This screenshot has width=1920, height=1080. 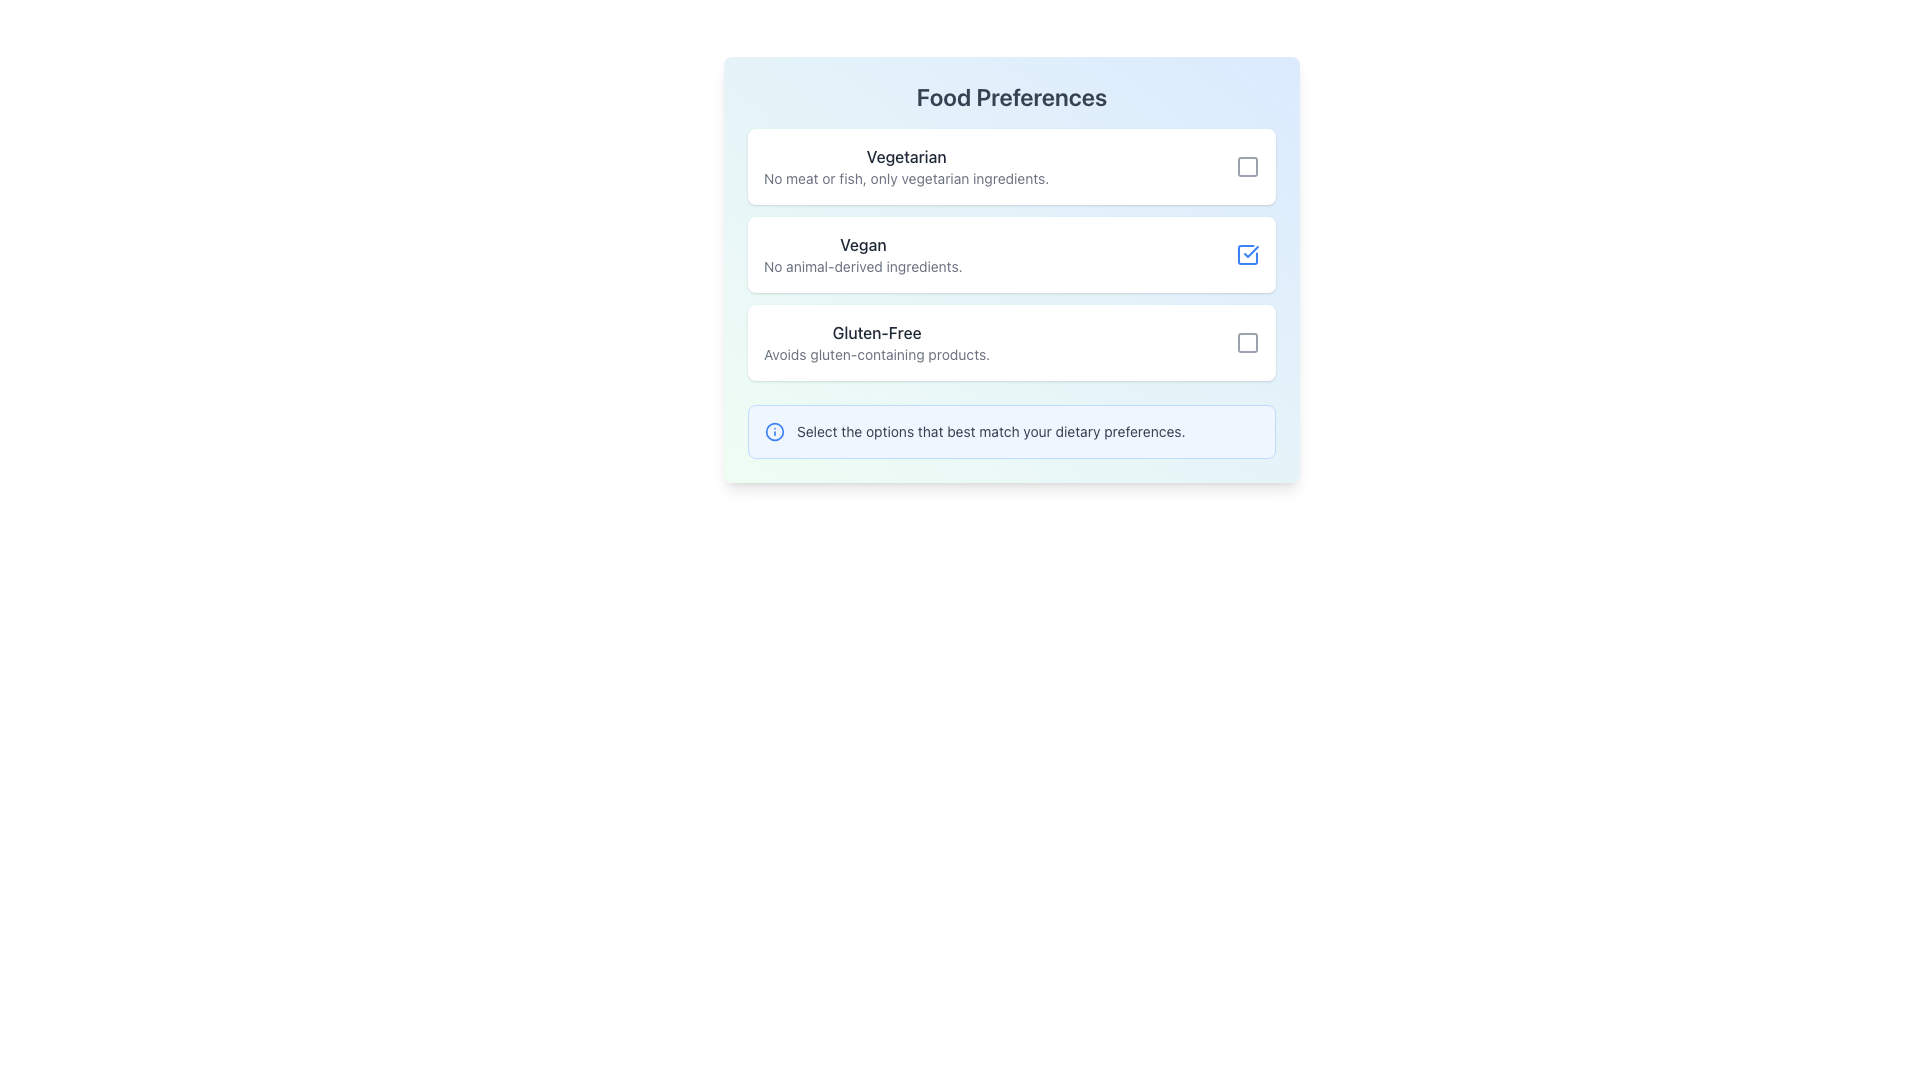 I want to click on the vector graphic circle component of the informational icon located at the left side of the blue text box containing instructional content, so click(x=773, y=431).